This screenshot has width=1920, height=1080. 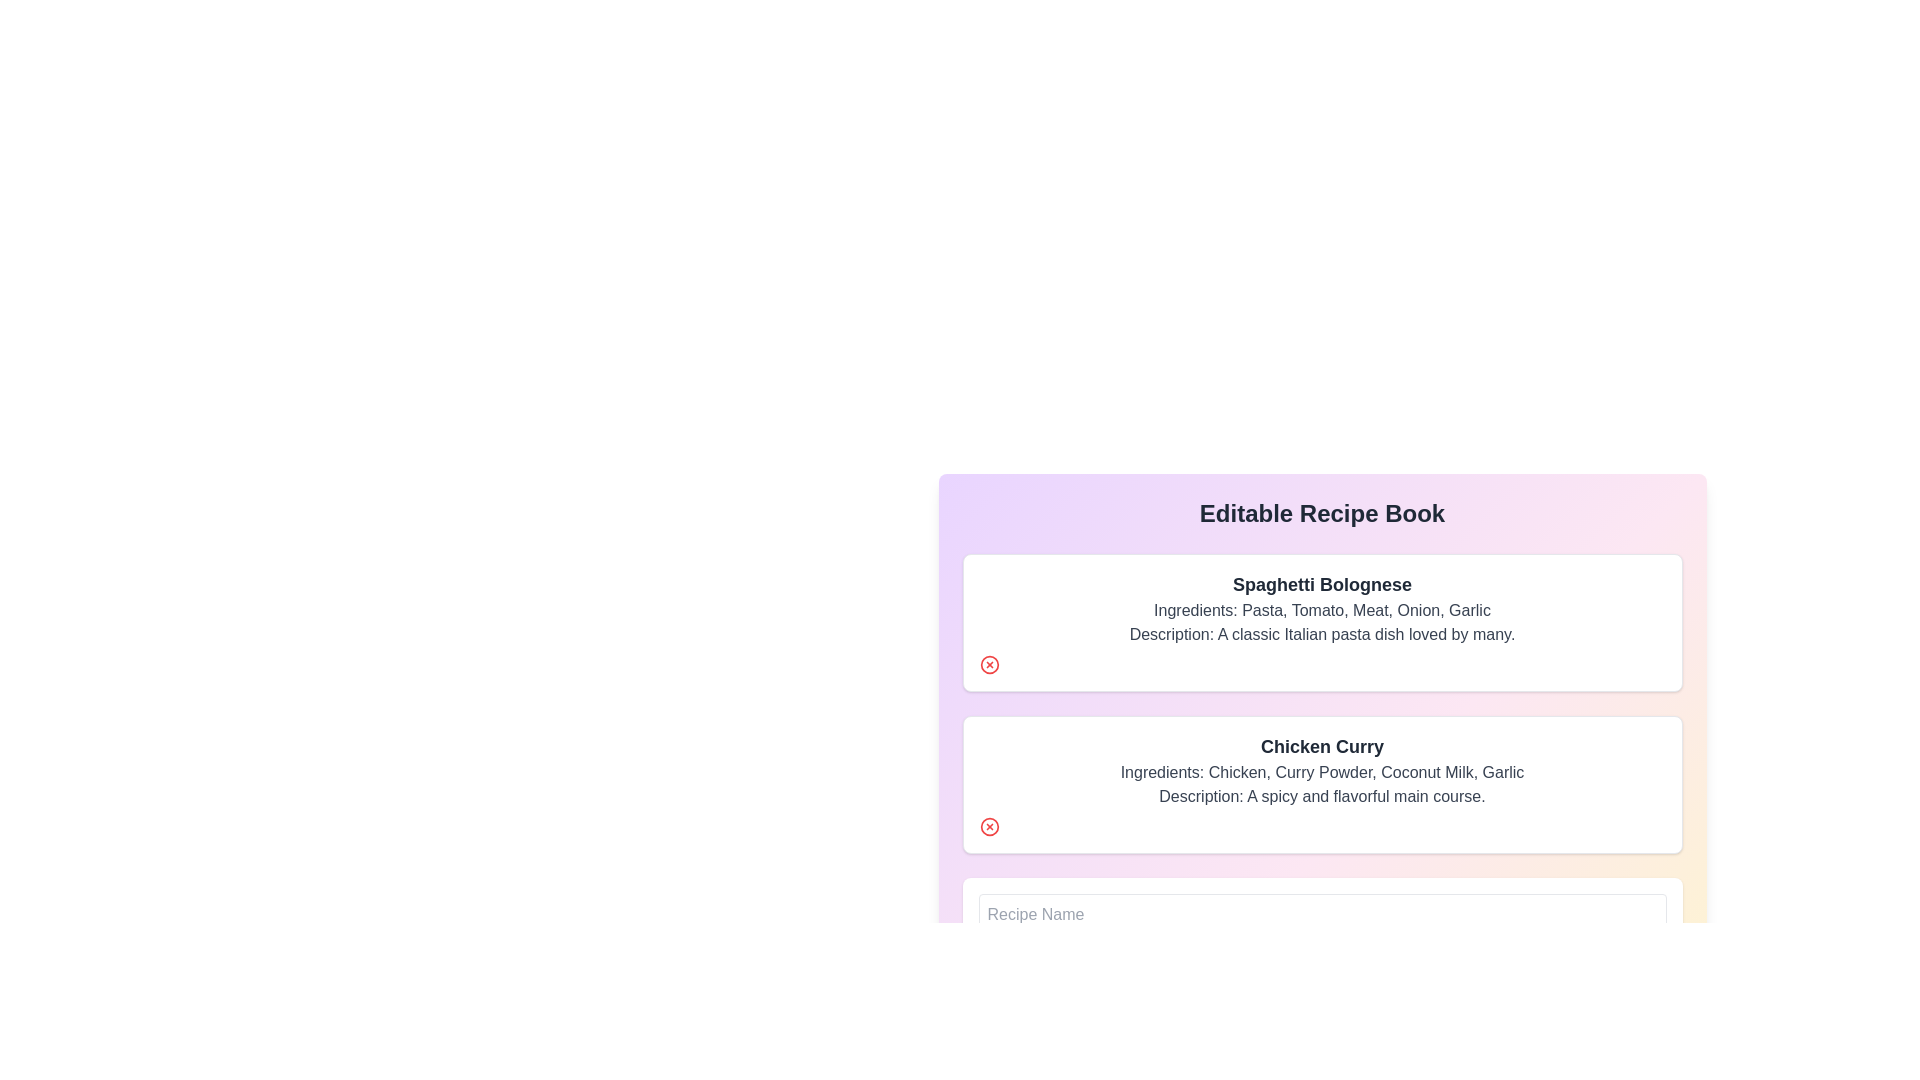 I want to click on title 'Spaghetti Bolognese' from the text label that is bold and larger than surrounding text, positioned above the ingredients list in the Editable Recipe Book, so click(x=1322, y=585).